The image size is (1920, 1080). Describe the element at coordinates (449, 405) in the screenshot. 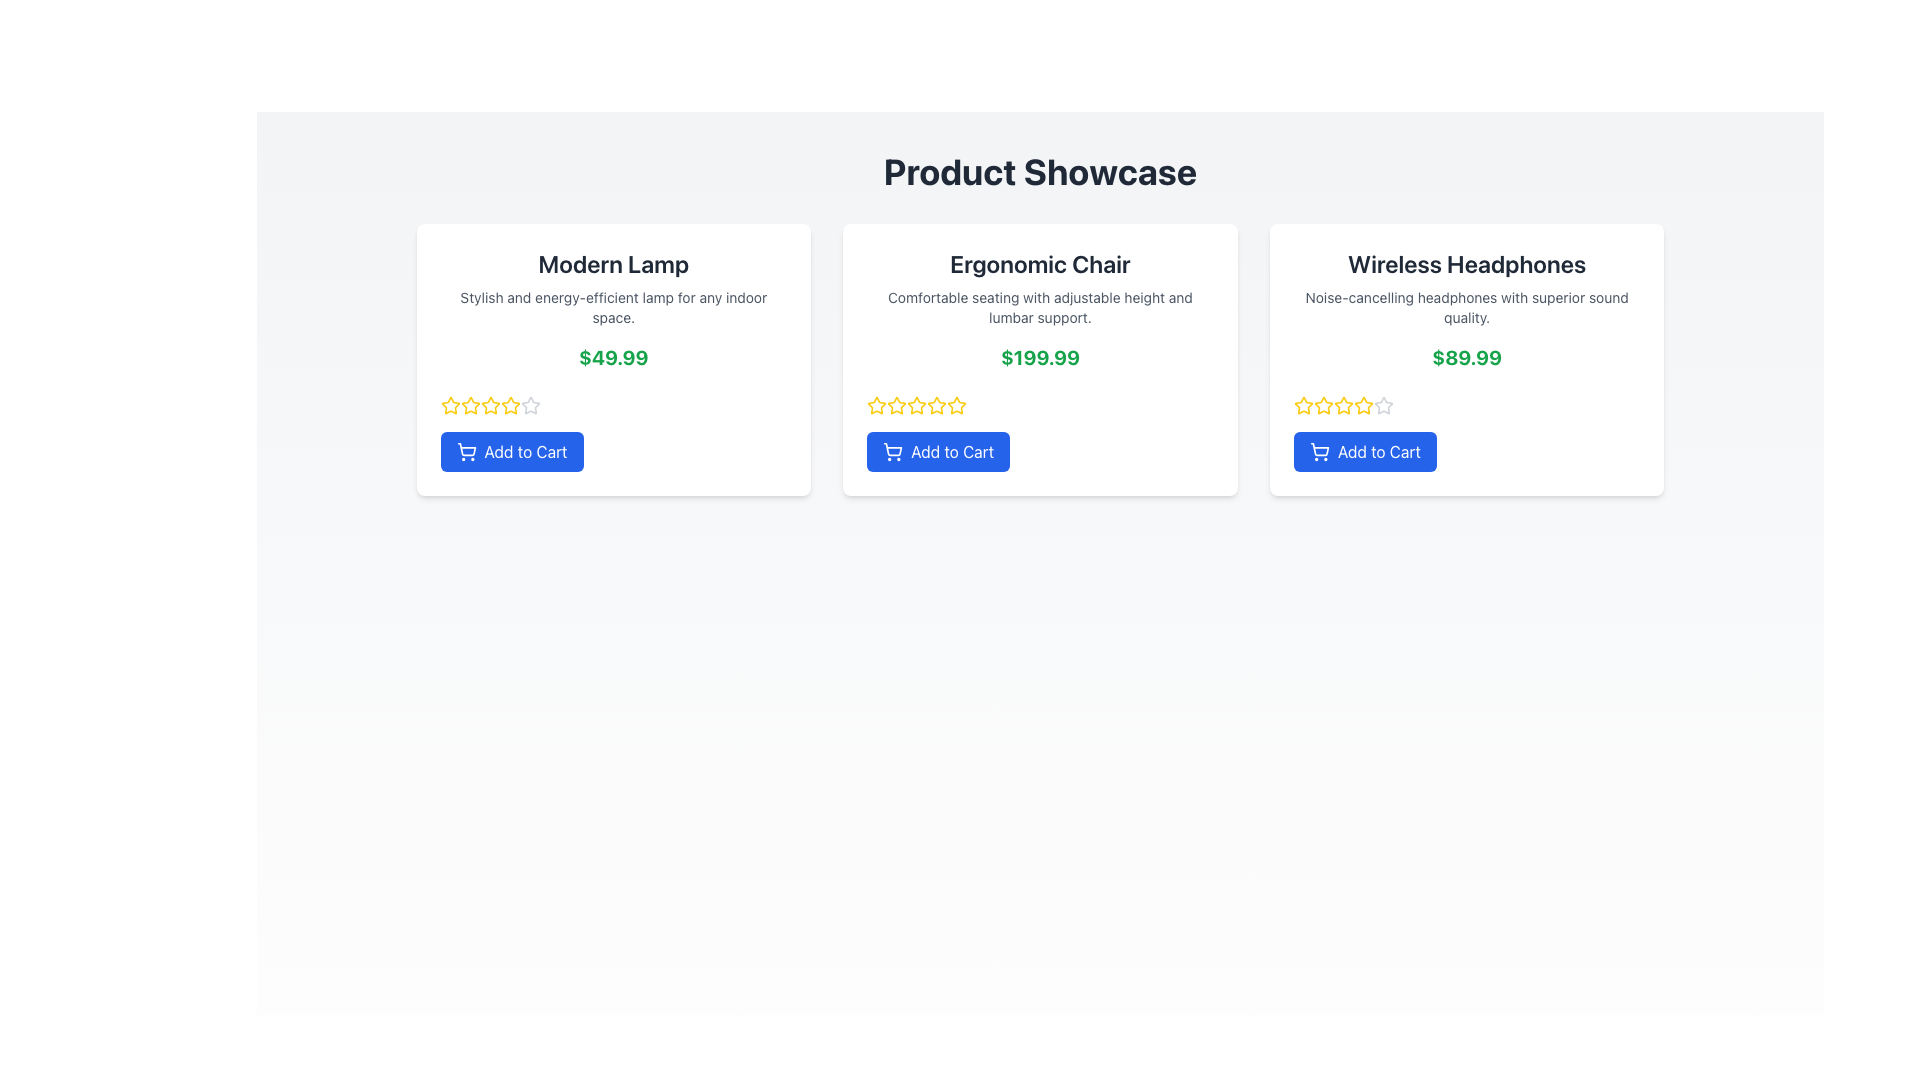

I see `the first star icon in the rating system for the 'Modern Lamp' card, located below the product information` at that location.